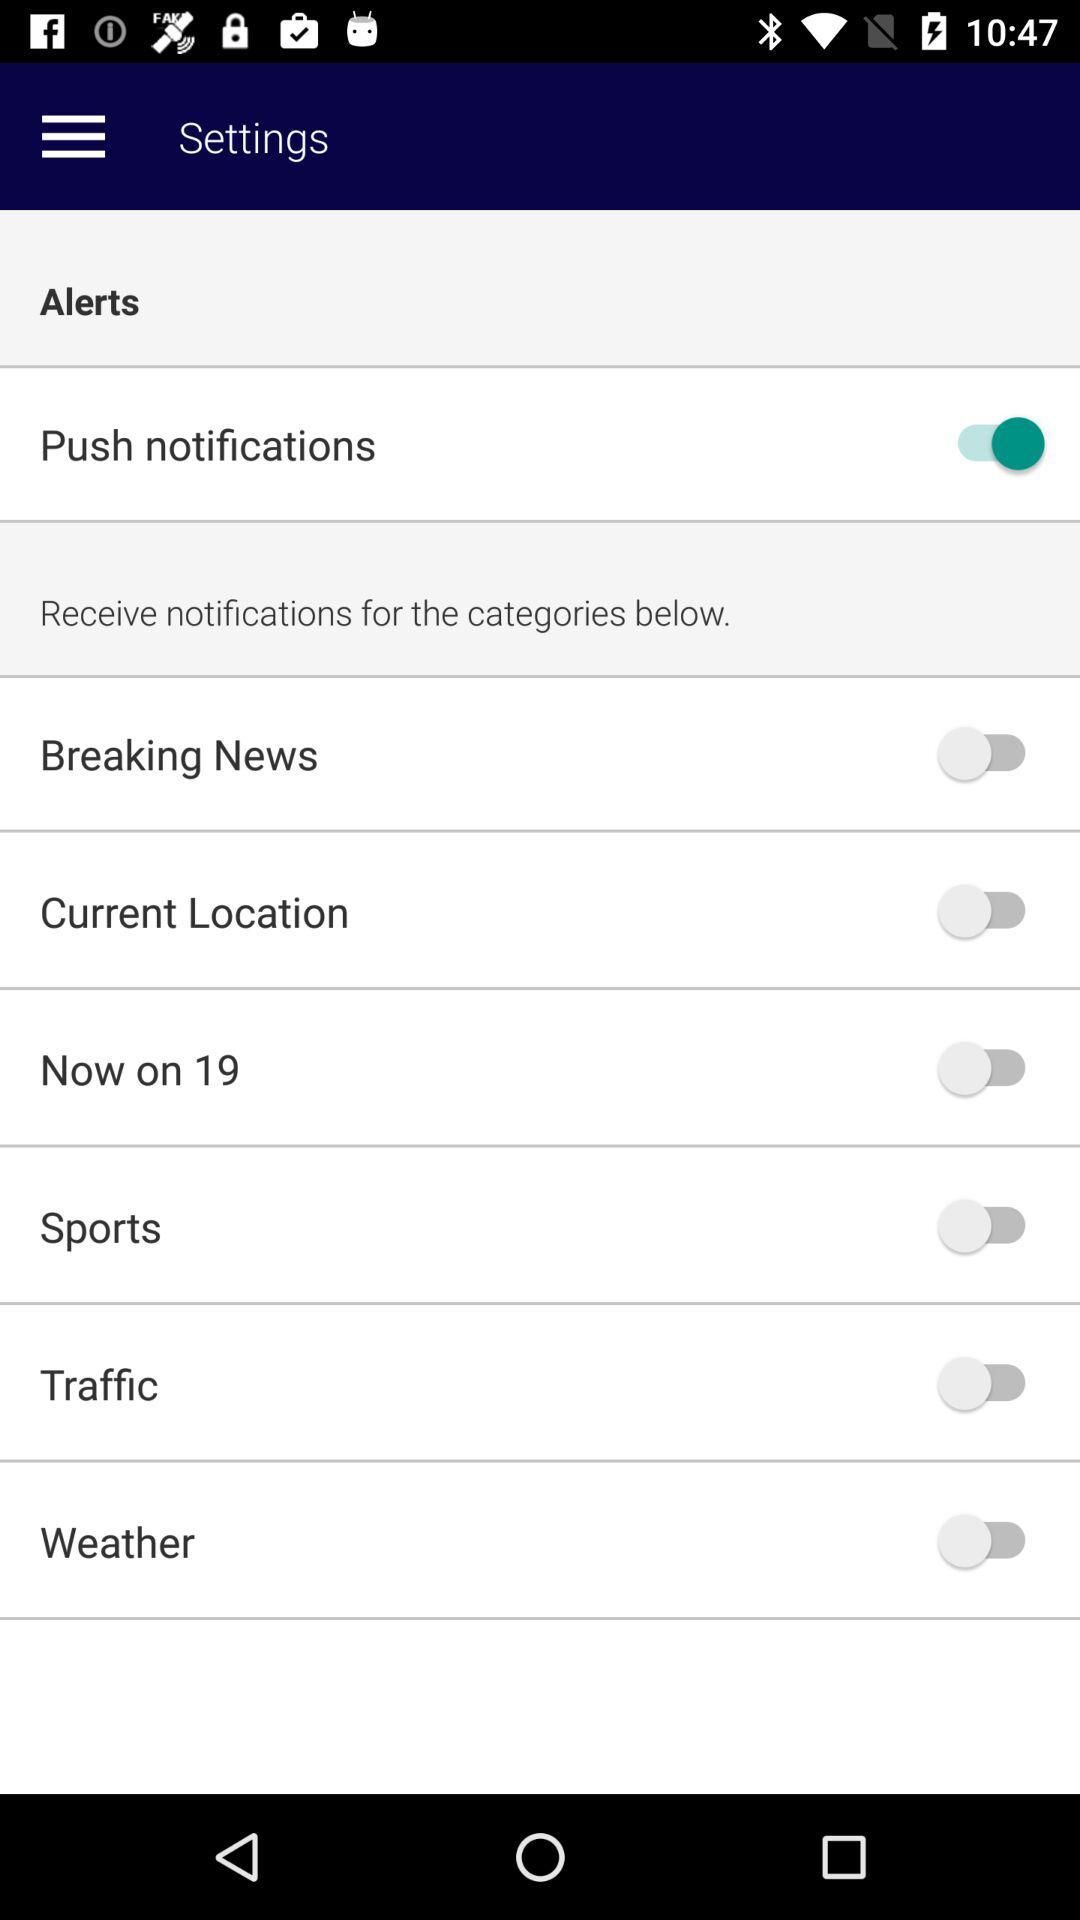 This screenshot has width=1080, height=1920. I want to click on sports, so click(991, 1224).